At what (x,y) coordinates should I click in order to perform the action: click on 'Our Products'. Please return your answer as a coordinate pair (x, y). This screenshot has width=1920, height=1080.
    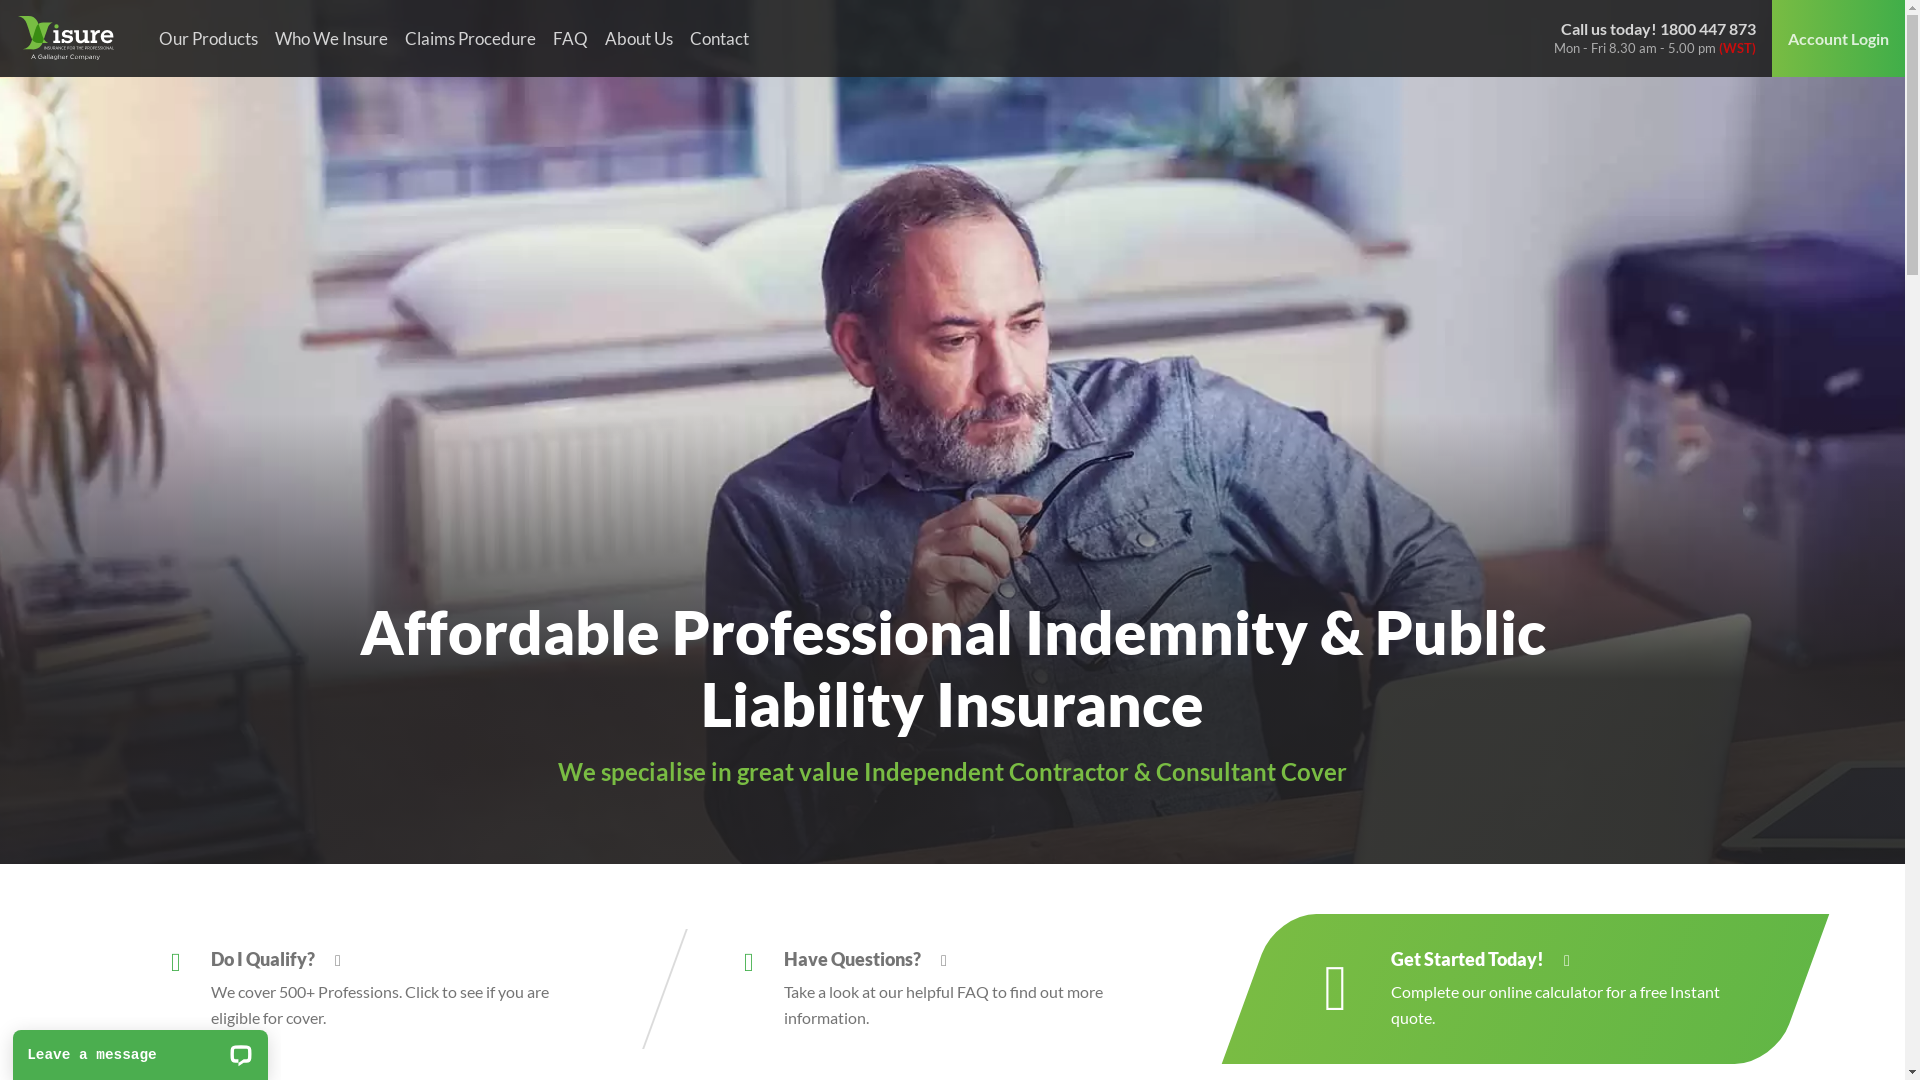
    Looking at the image, I should click on (148, 38).